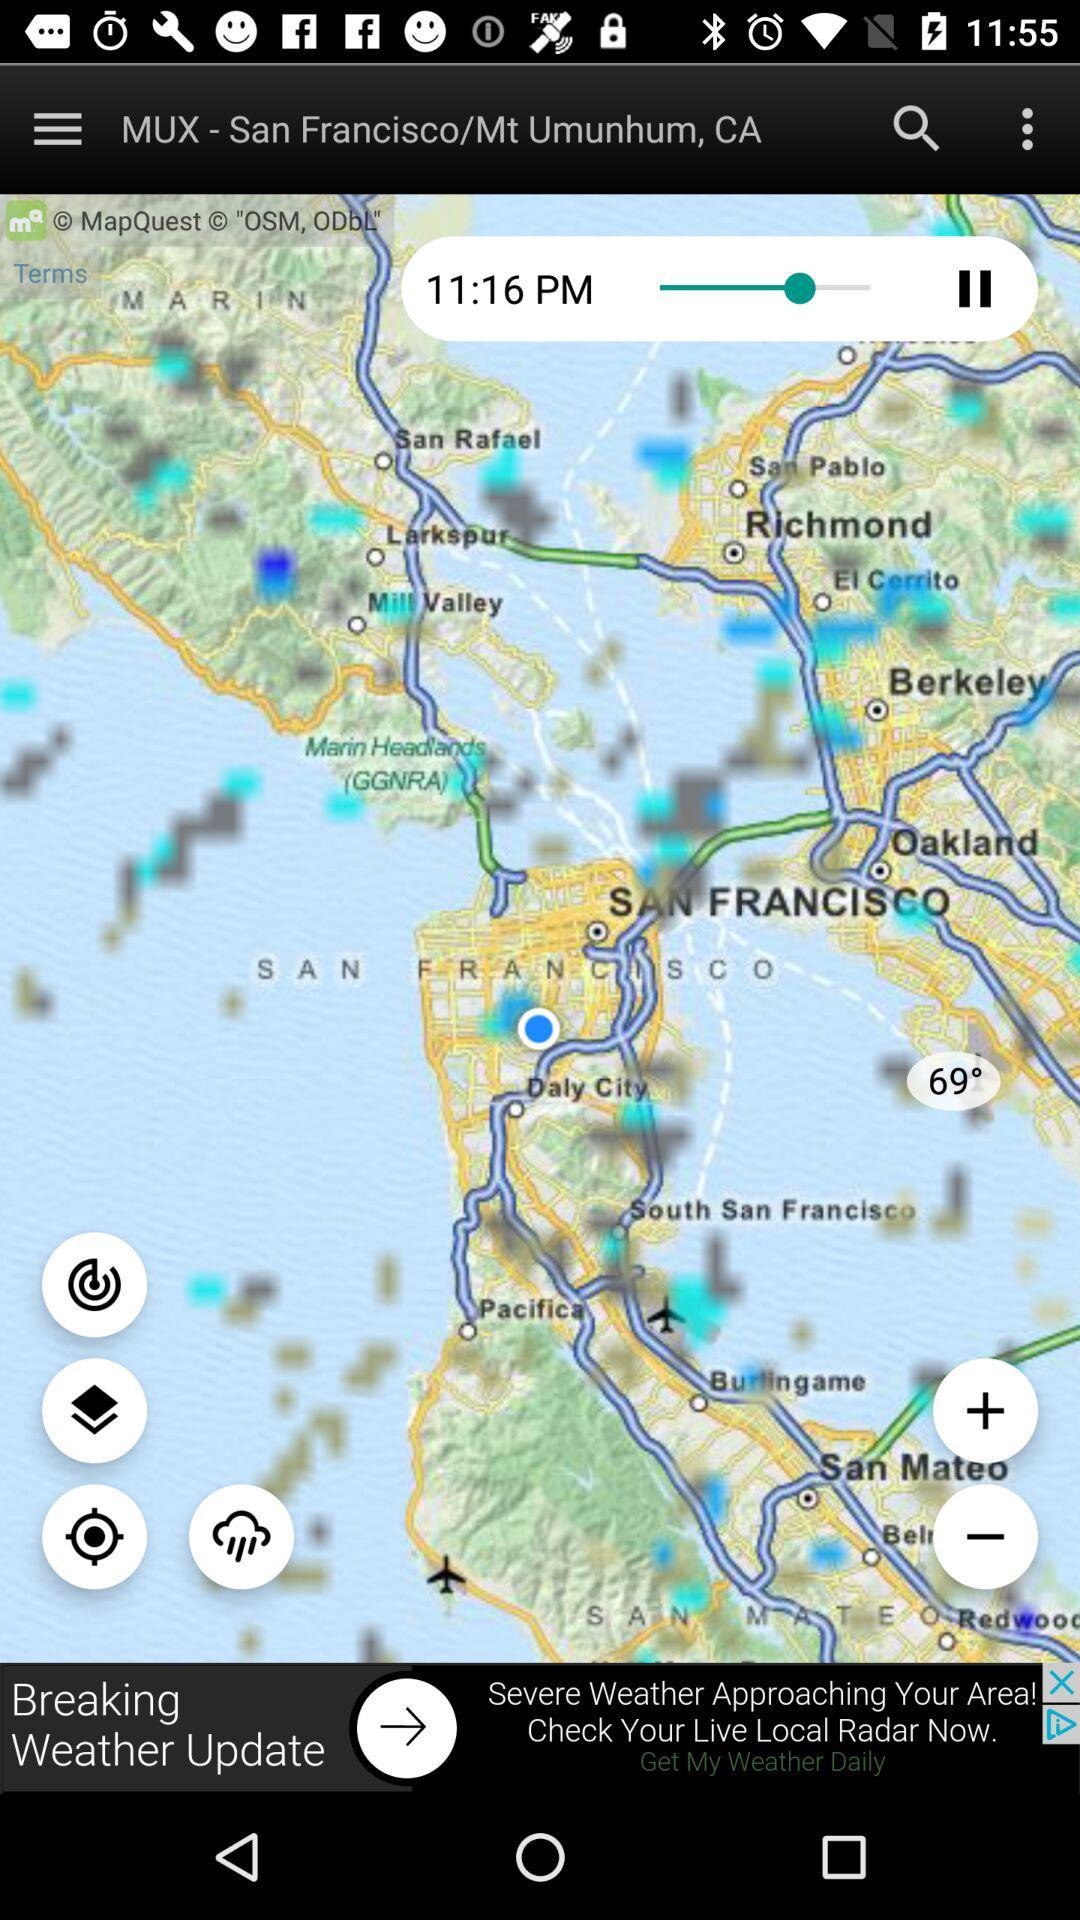 The image size is (1080, 1920). What do you see at coordinates (1027, 127) in the screenshot?
I see `menu dropdown` at bounding box center [1027, 127].